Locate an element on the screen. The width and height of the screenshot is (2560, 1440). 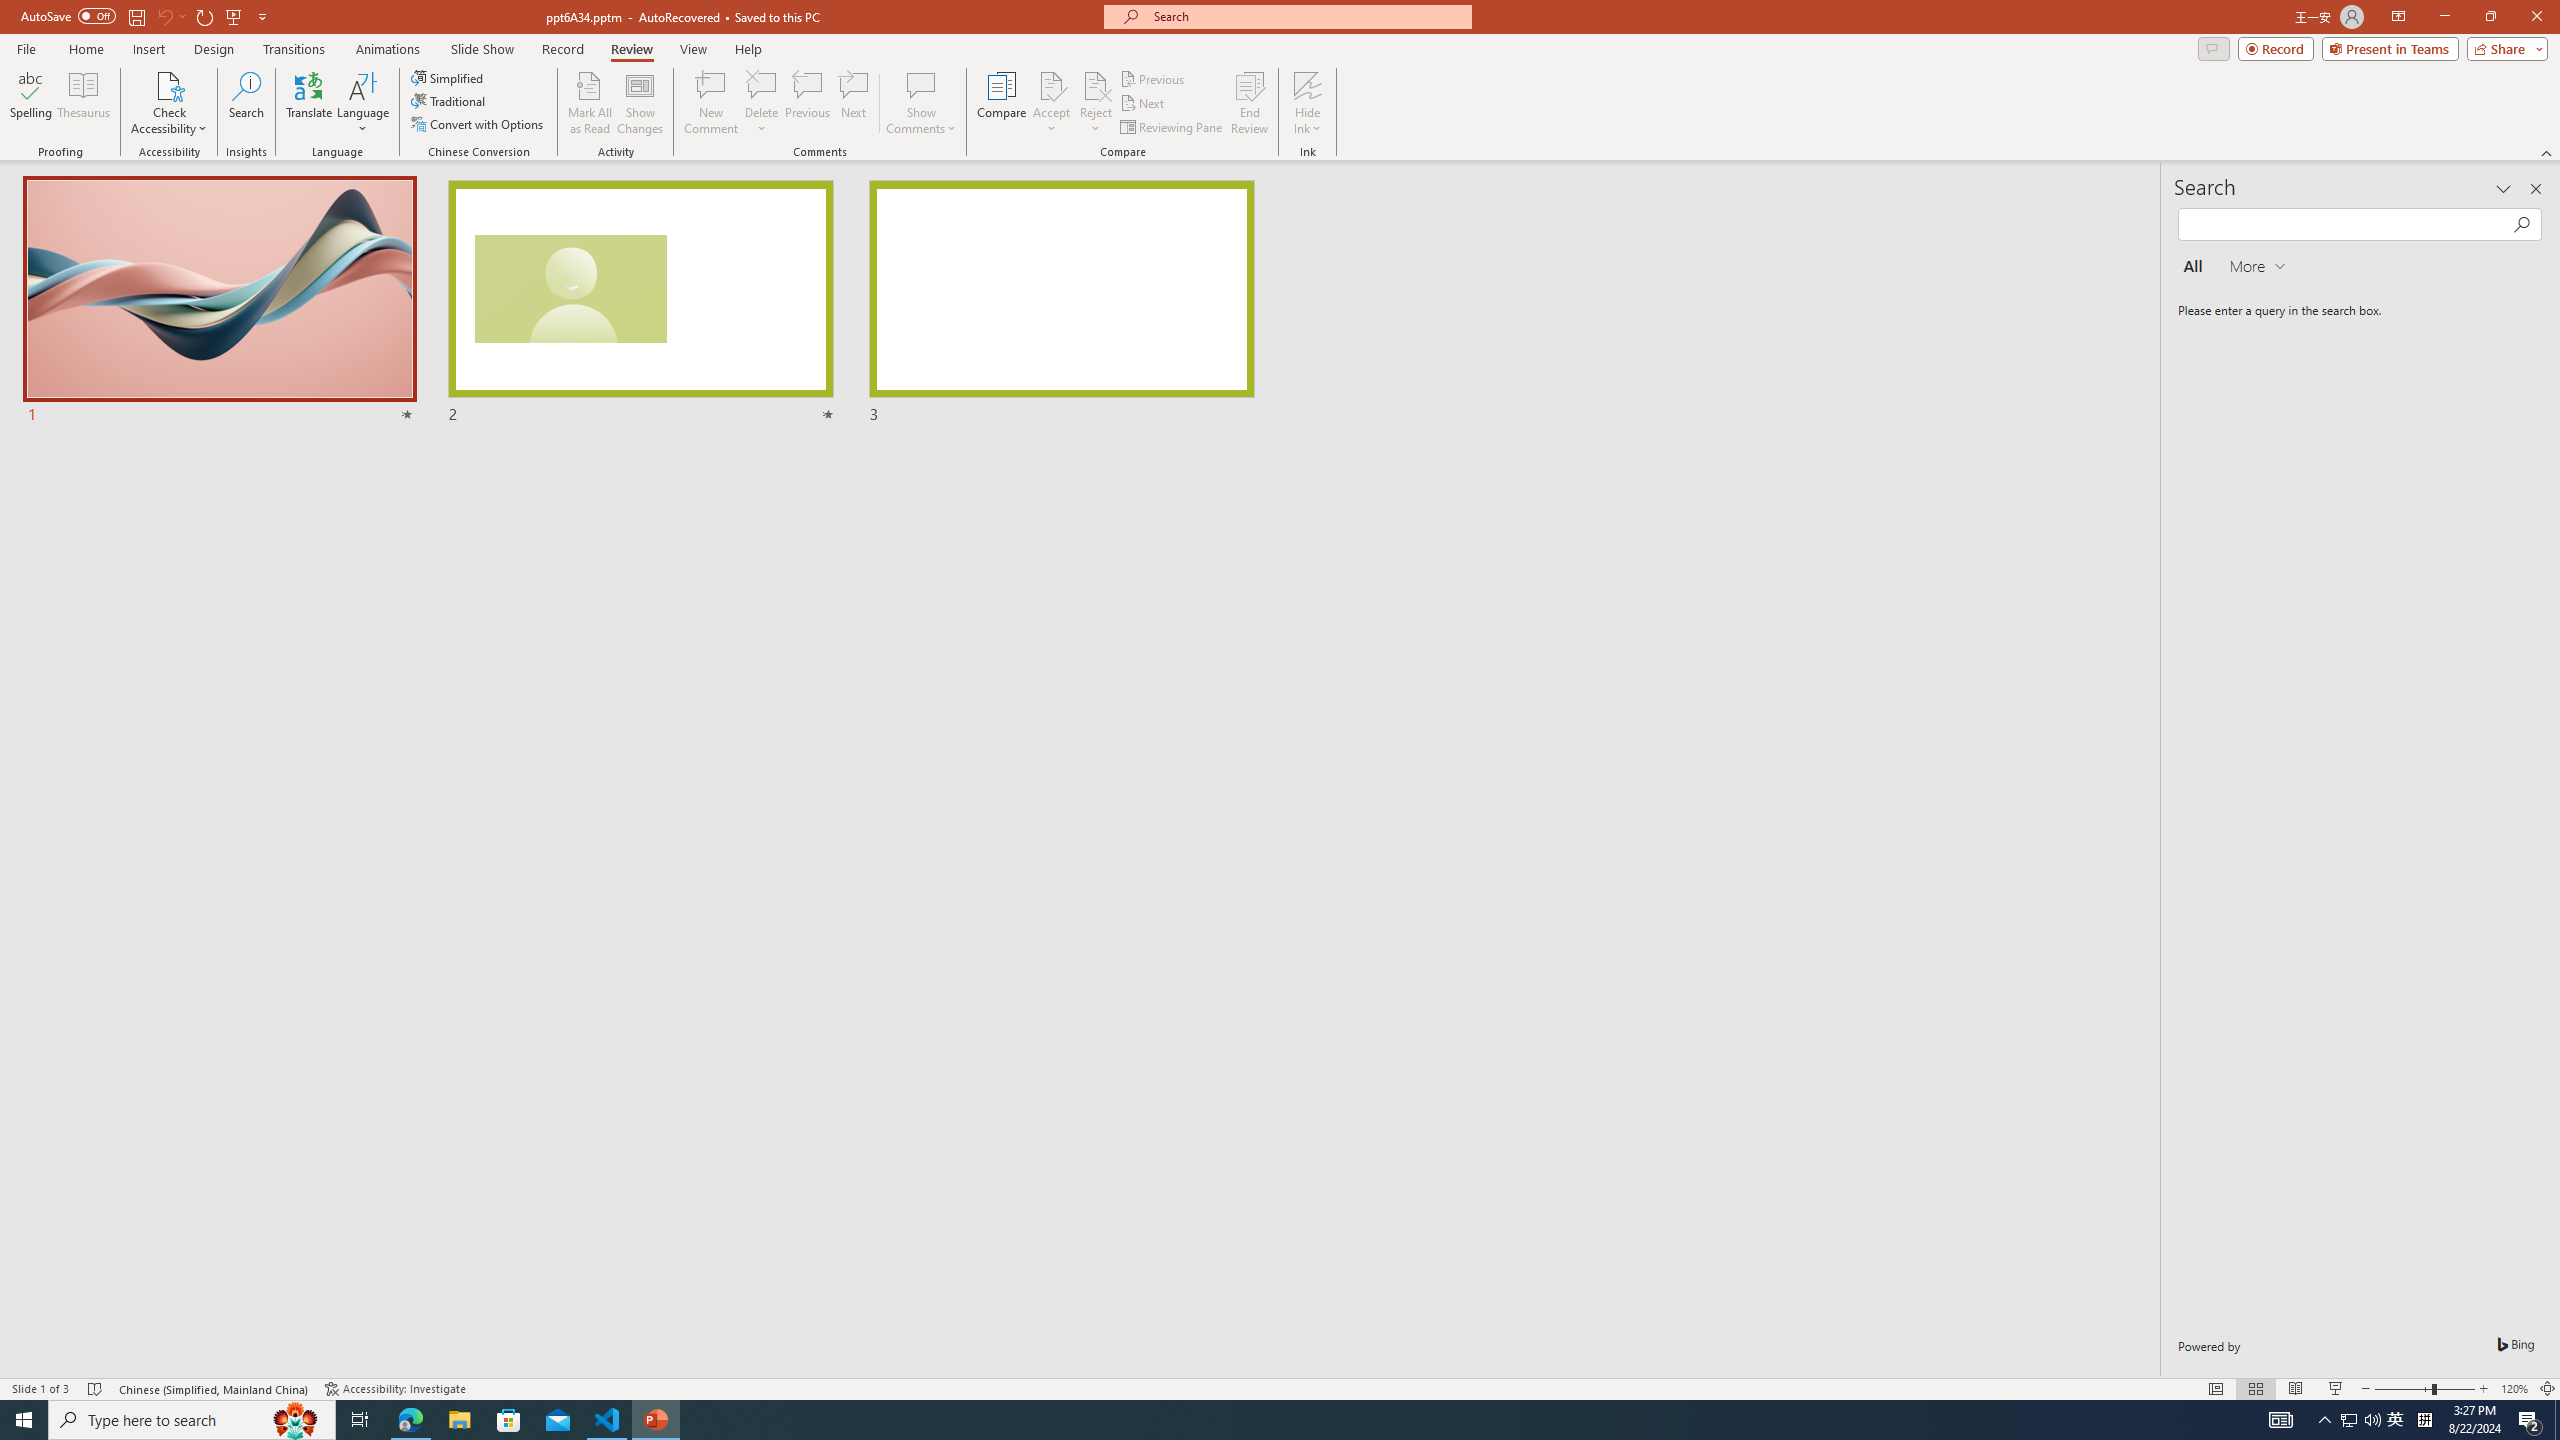
'Zoom 120%' is located at coordinates (2515, 1389).